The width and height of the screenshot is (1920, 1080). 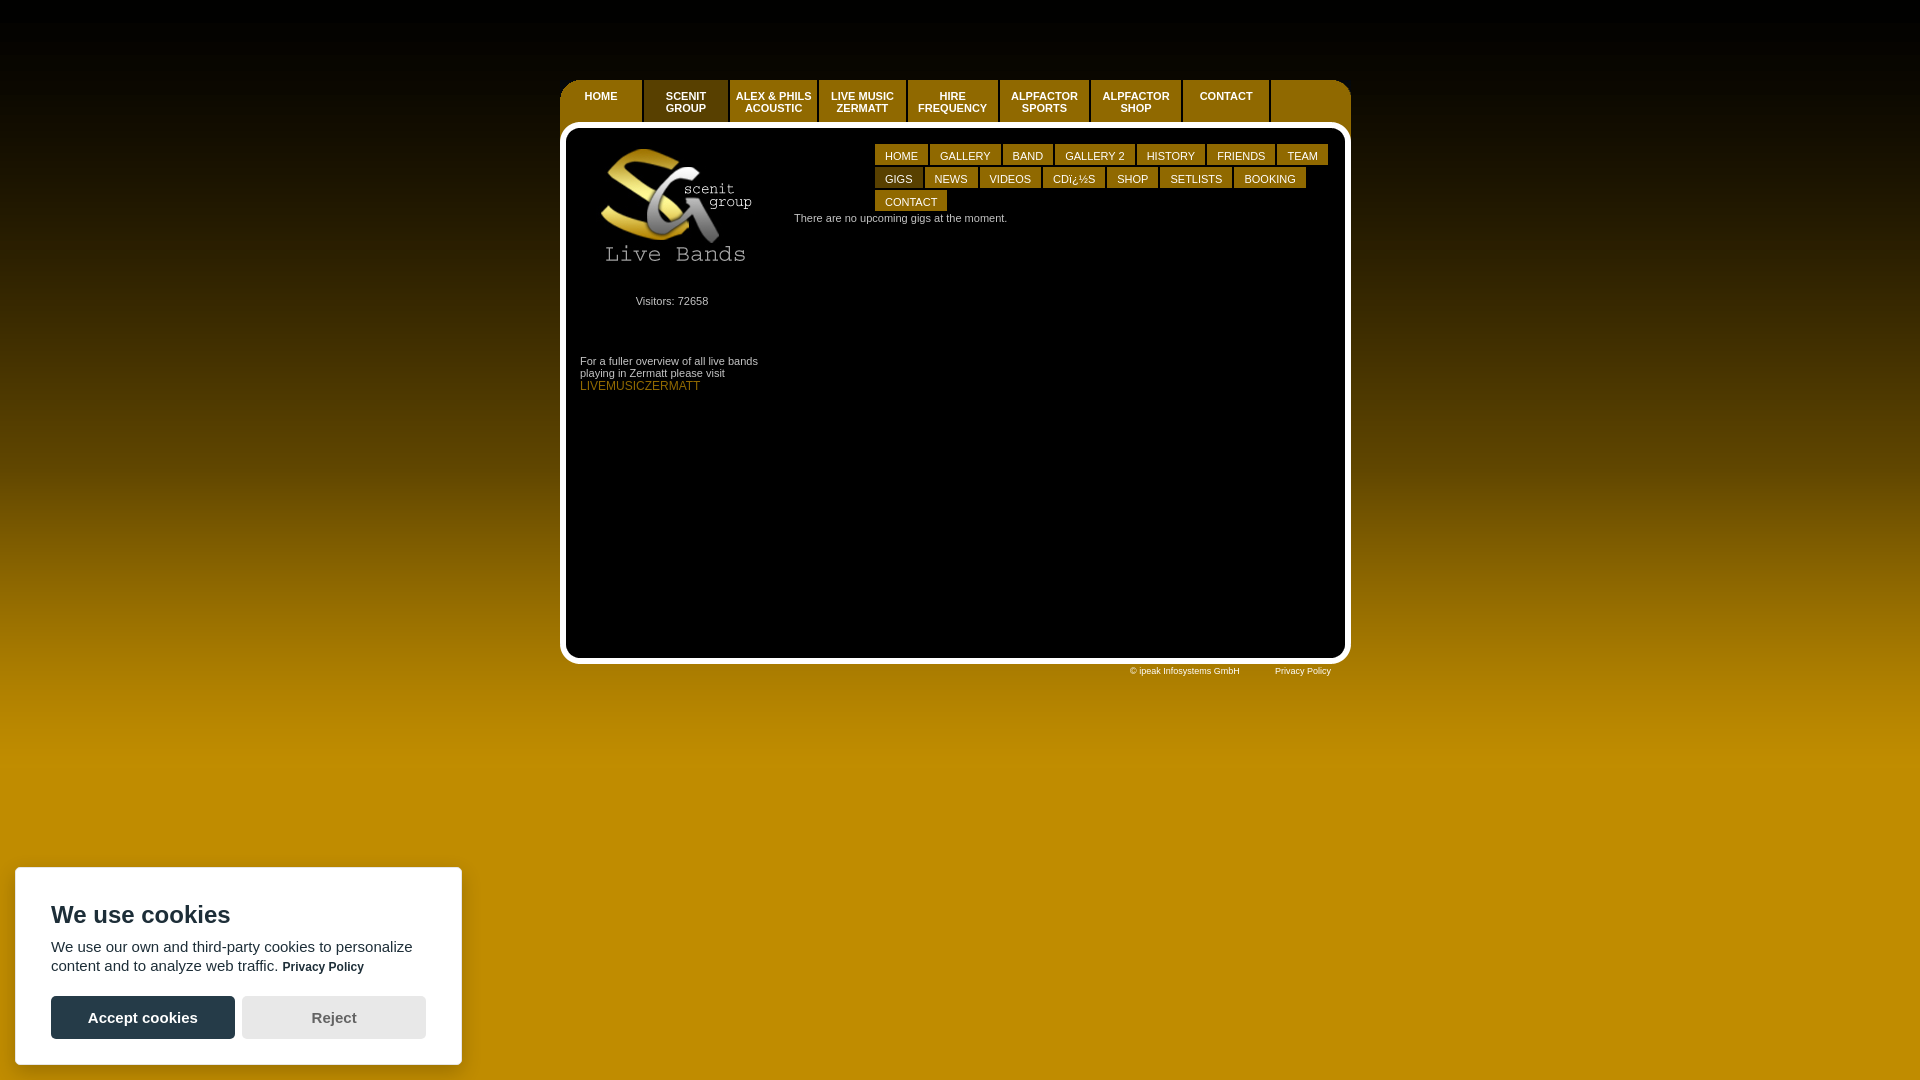 I want to click on 'SHOP', so click(x=1132, y=176).